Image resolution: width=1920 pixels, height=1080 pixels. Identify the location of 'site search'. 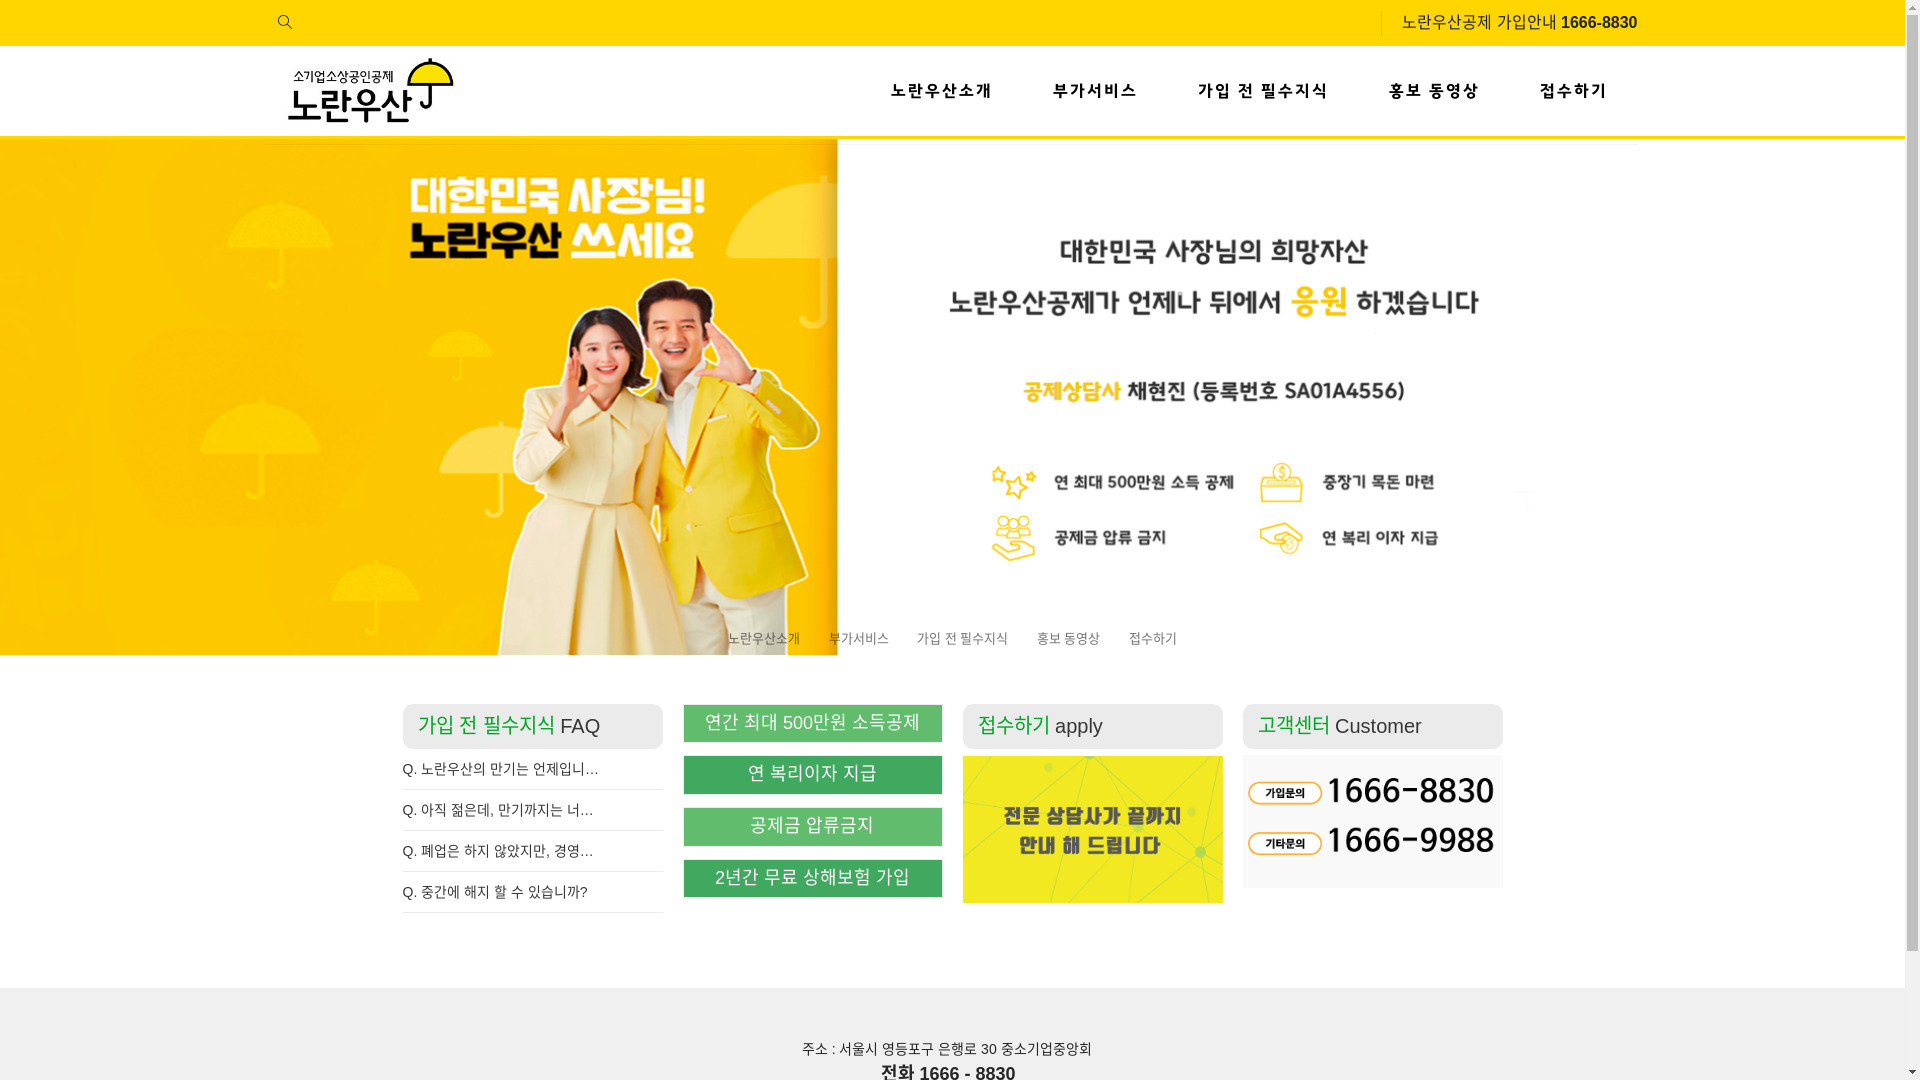
(283, 22).